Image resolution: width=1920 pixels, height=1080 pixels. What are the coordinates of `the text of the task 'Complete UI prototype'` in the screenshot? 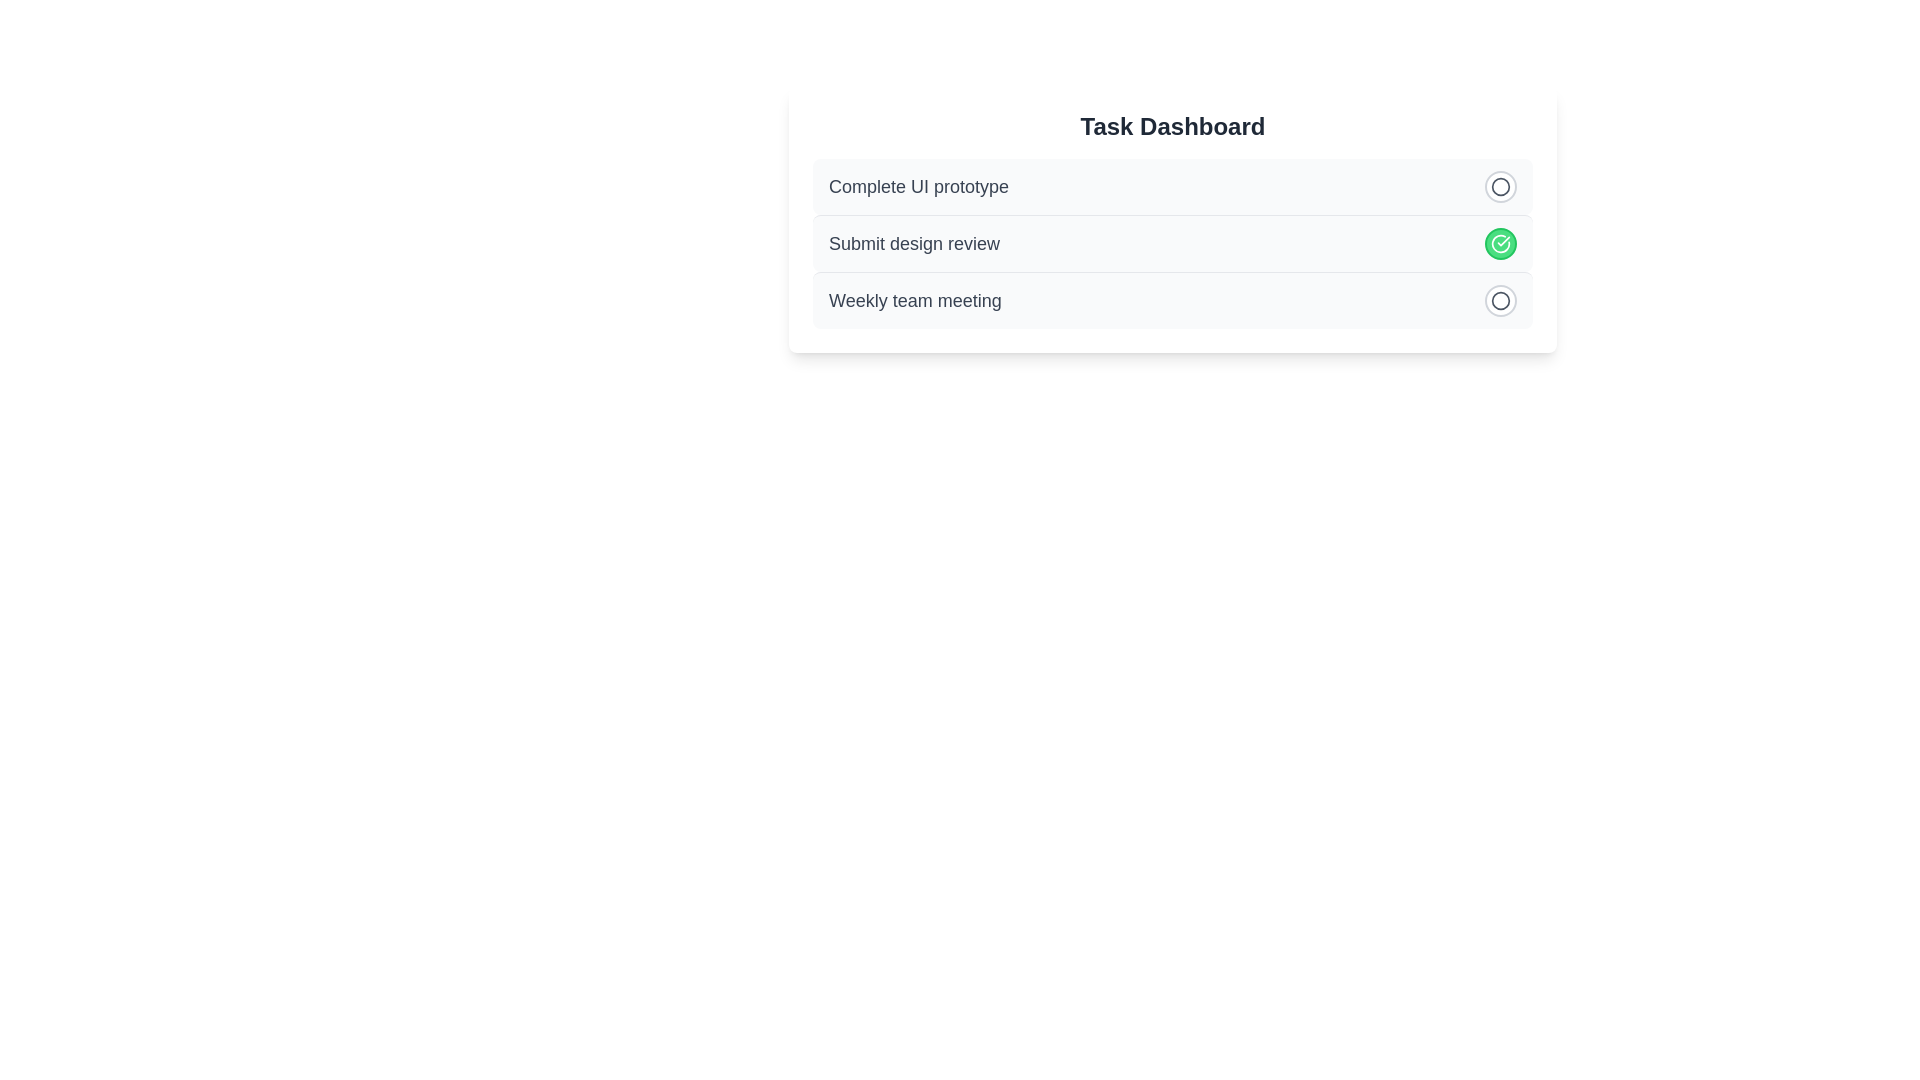 It's located at (917, 186).